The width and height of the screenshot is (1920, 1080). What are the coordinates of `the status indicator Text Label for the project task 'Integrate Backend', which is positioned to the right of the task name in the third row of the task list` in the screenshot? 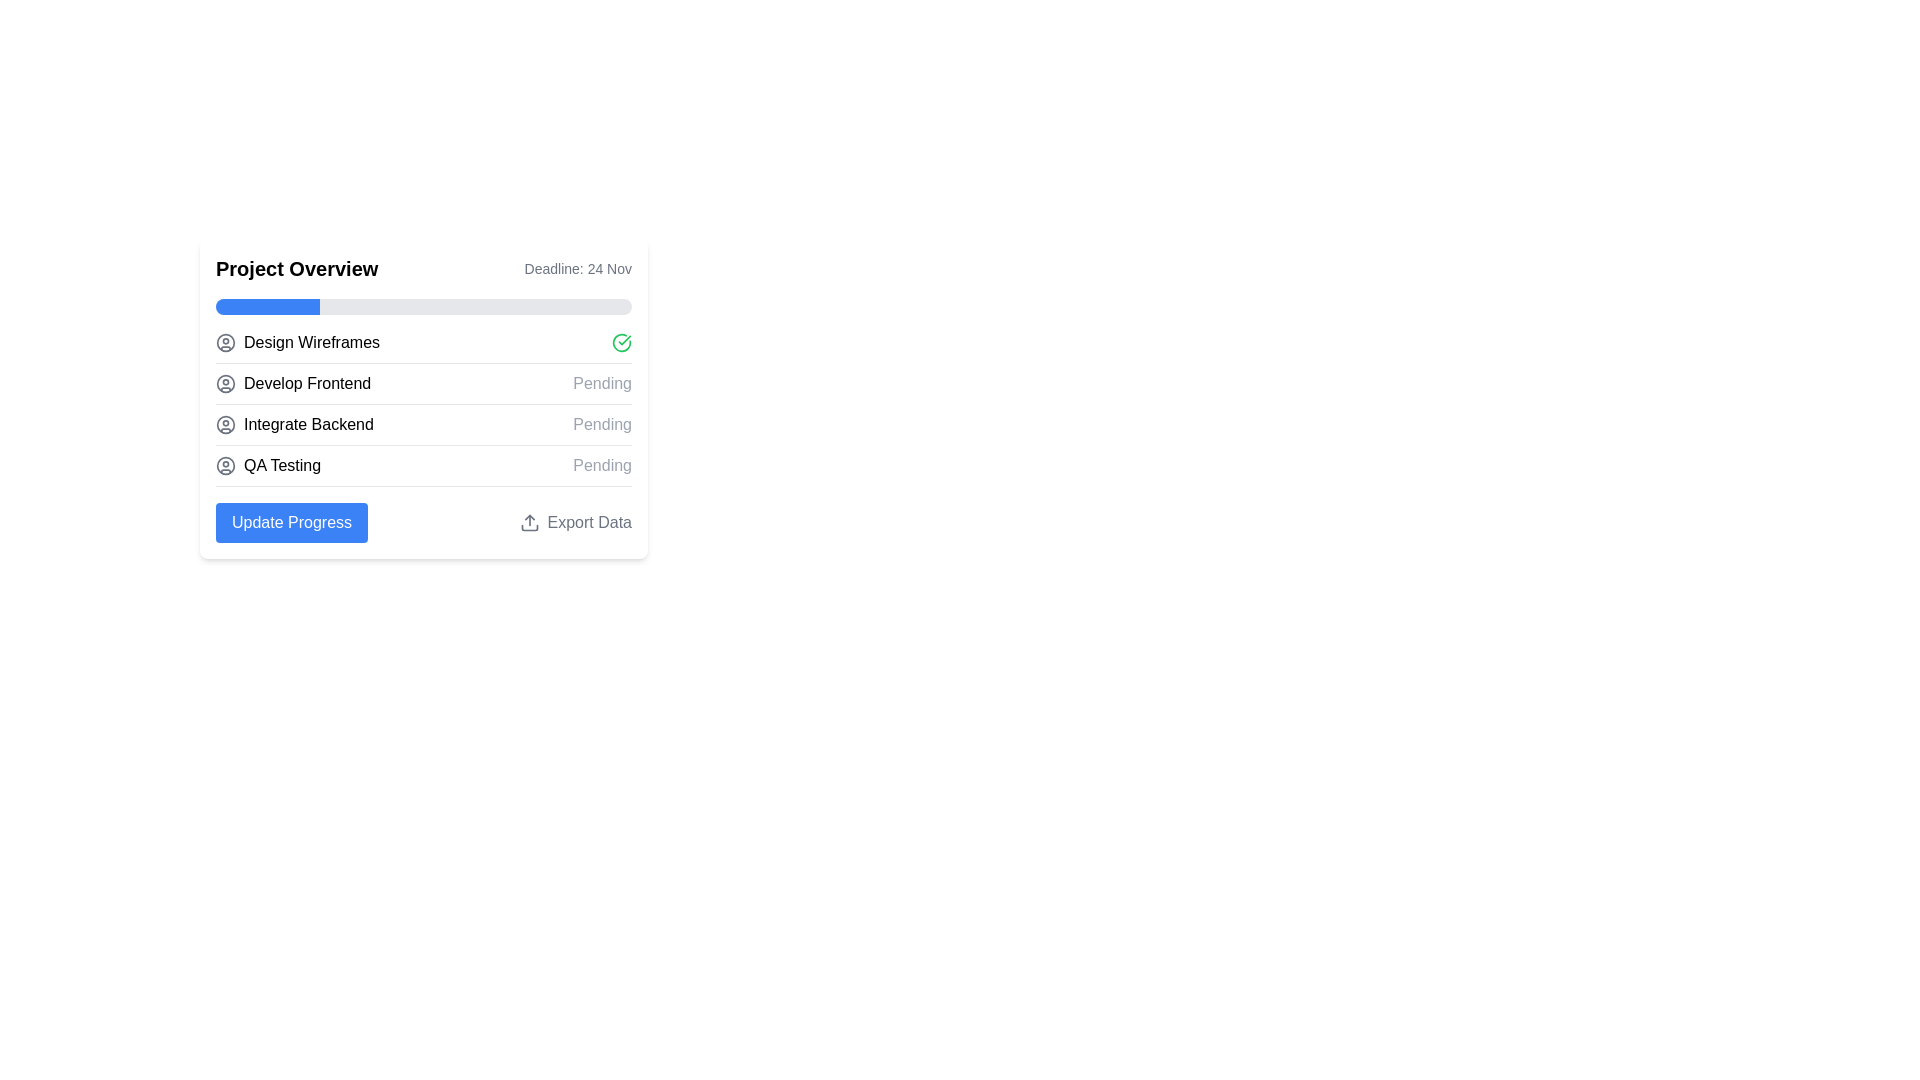 It's located at (601, 423).